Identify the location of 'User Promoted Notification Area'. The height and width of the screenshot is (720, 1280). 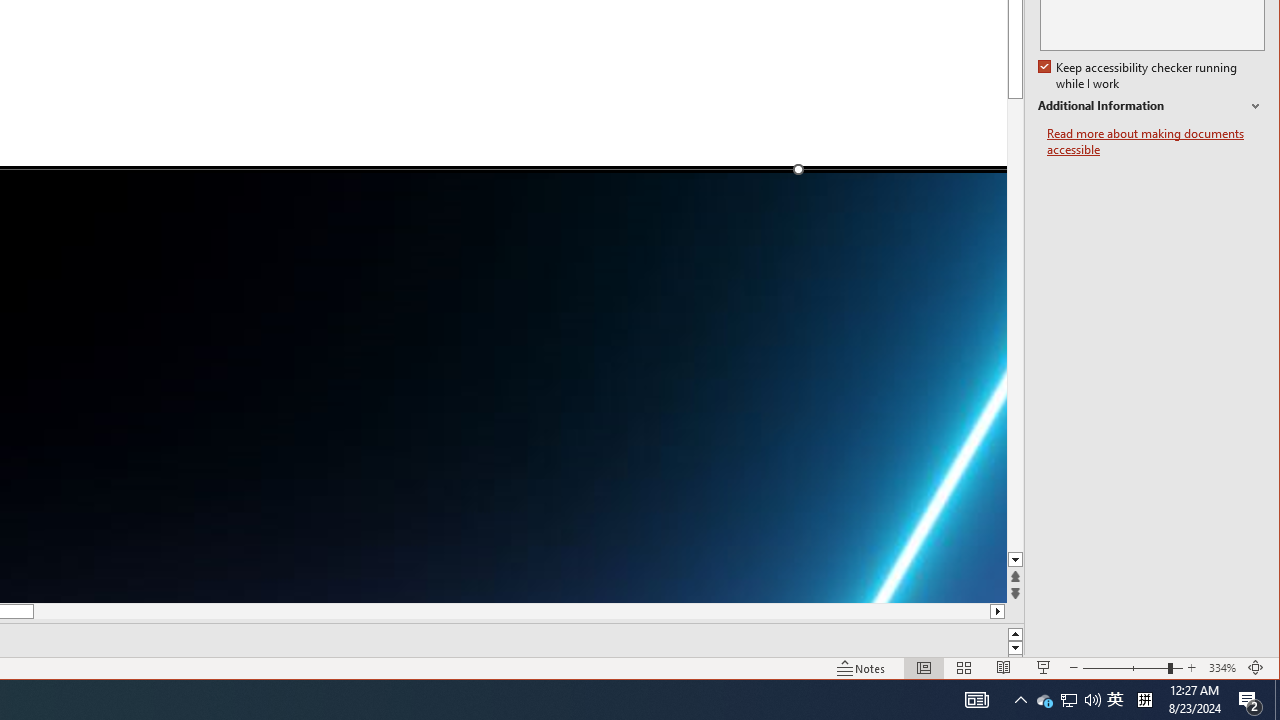
(1114, 698).